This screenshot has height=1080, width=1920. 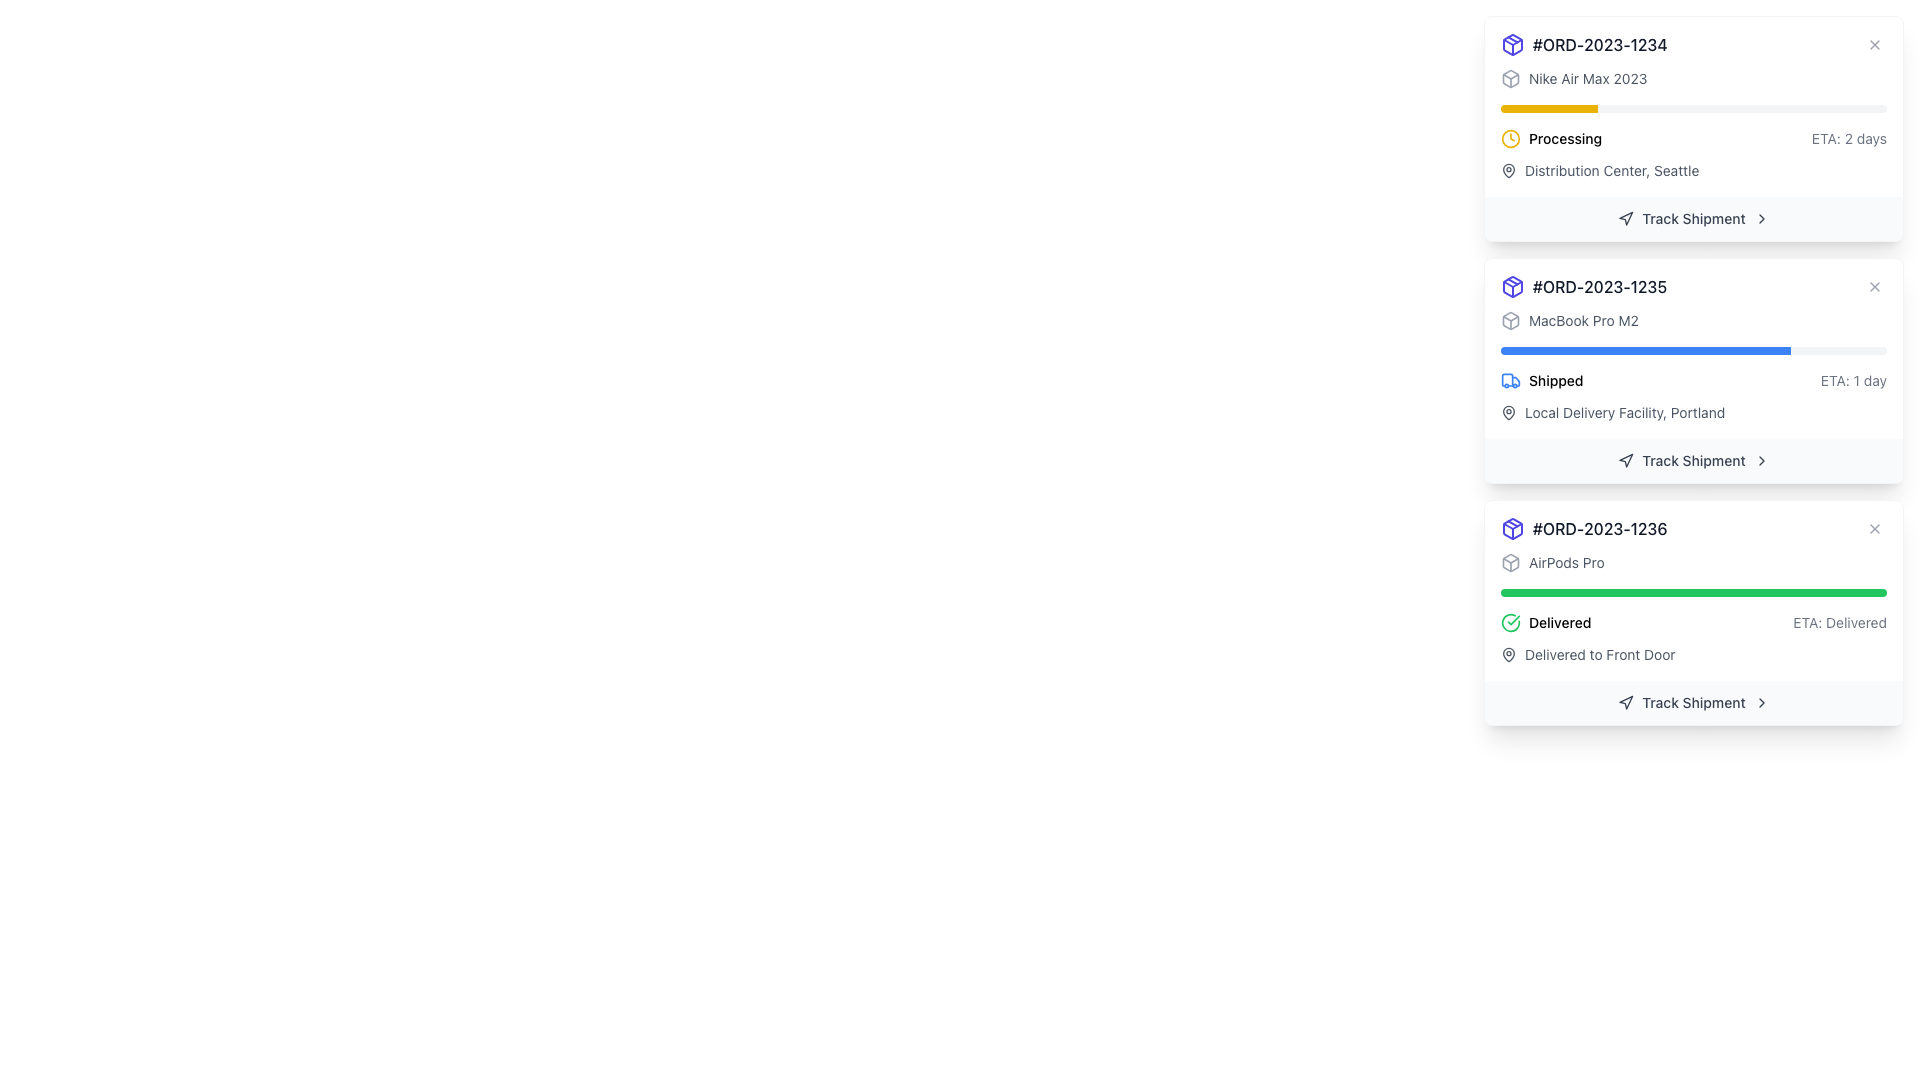 What do you see at coordinates (1512, 286) in the screenshot?
I see `the 3D package box icon, which is part of an SVG group located to the left of the title for each shipment. This icon signifies the type of item in the shipment card` at bounding box center [1512, 286].